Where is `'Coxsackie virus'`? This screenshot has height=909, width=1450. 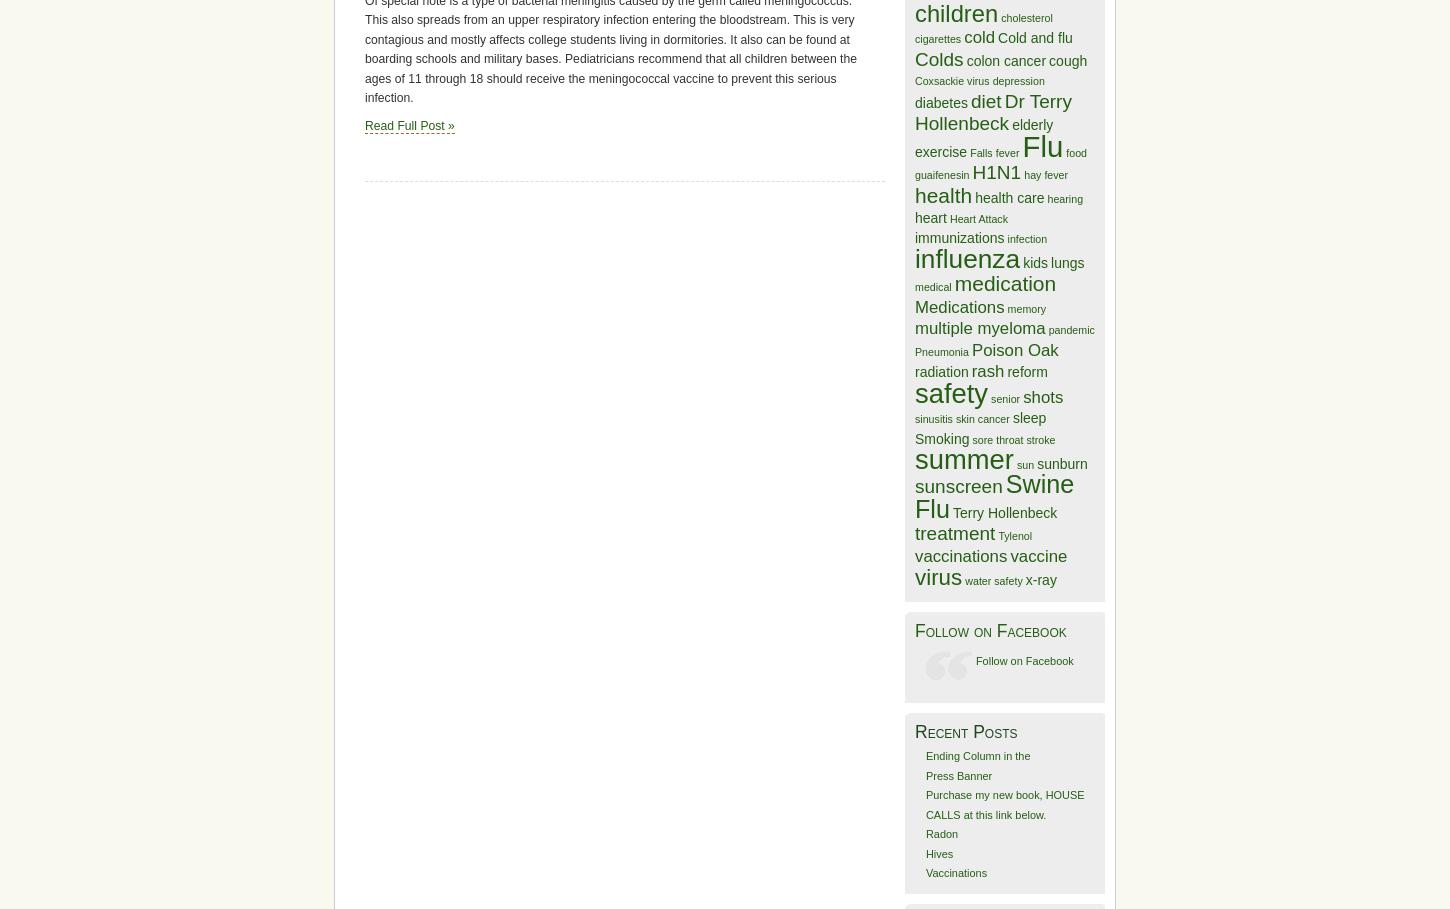
'Coxsackie virus' is located at coordinates (951, 79).